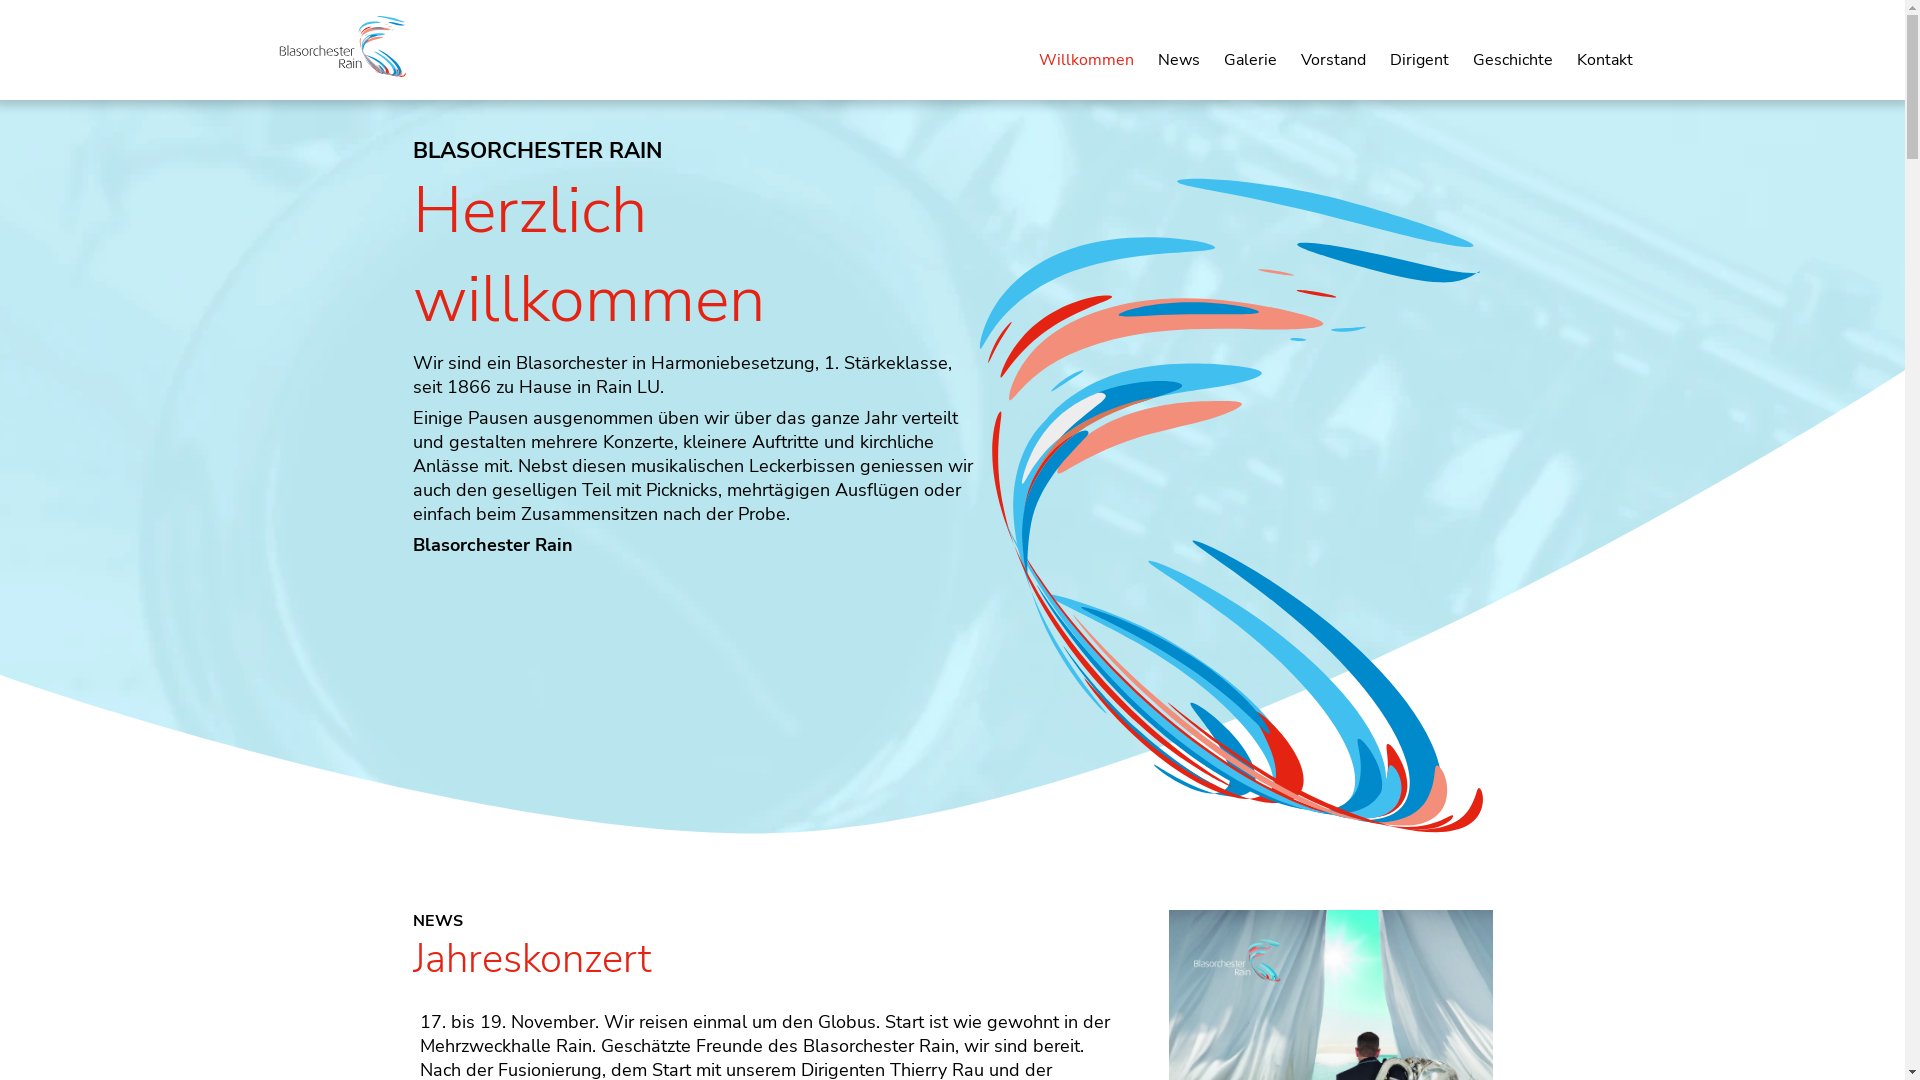 The width and height of the screenshot is (1920, 1080). Describe the element at coordinates (1418, 59) in the screenshot. I see `'Dirigent'` at that location.